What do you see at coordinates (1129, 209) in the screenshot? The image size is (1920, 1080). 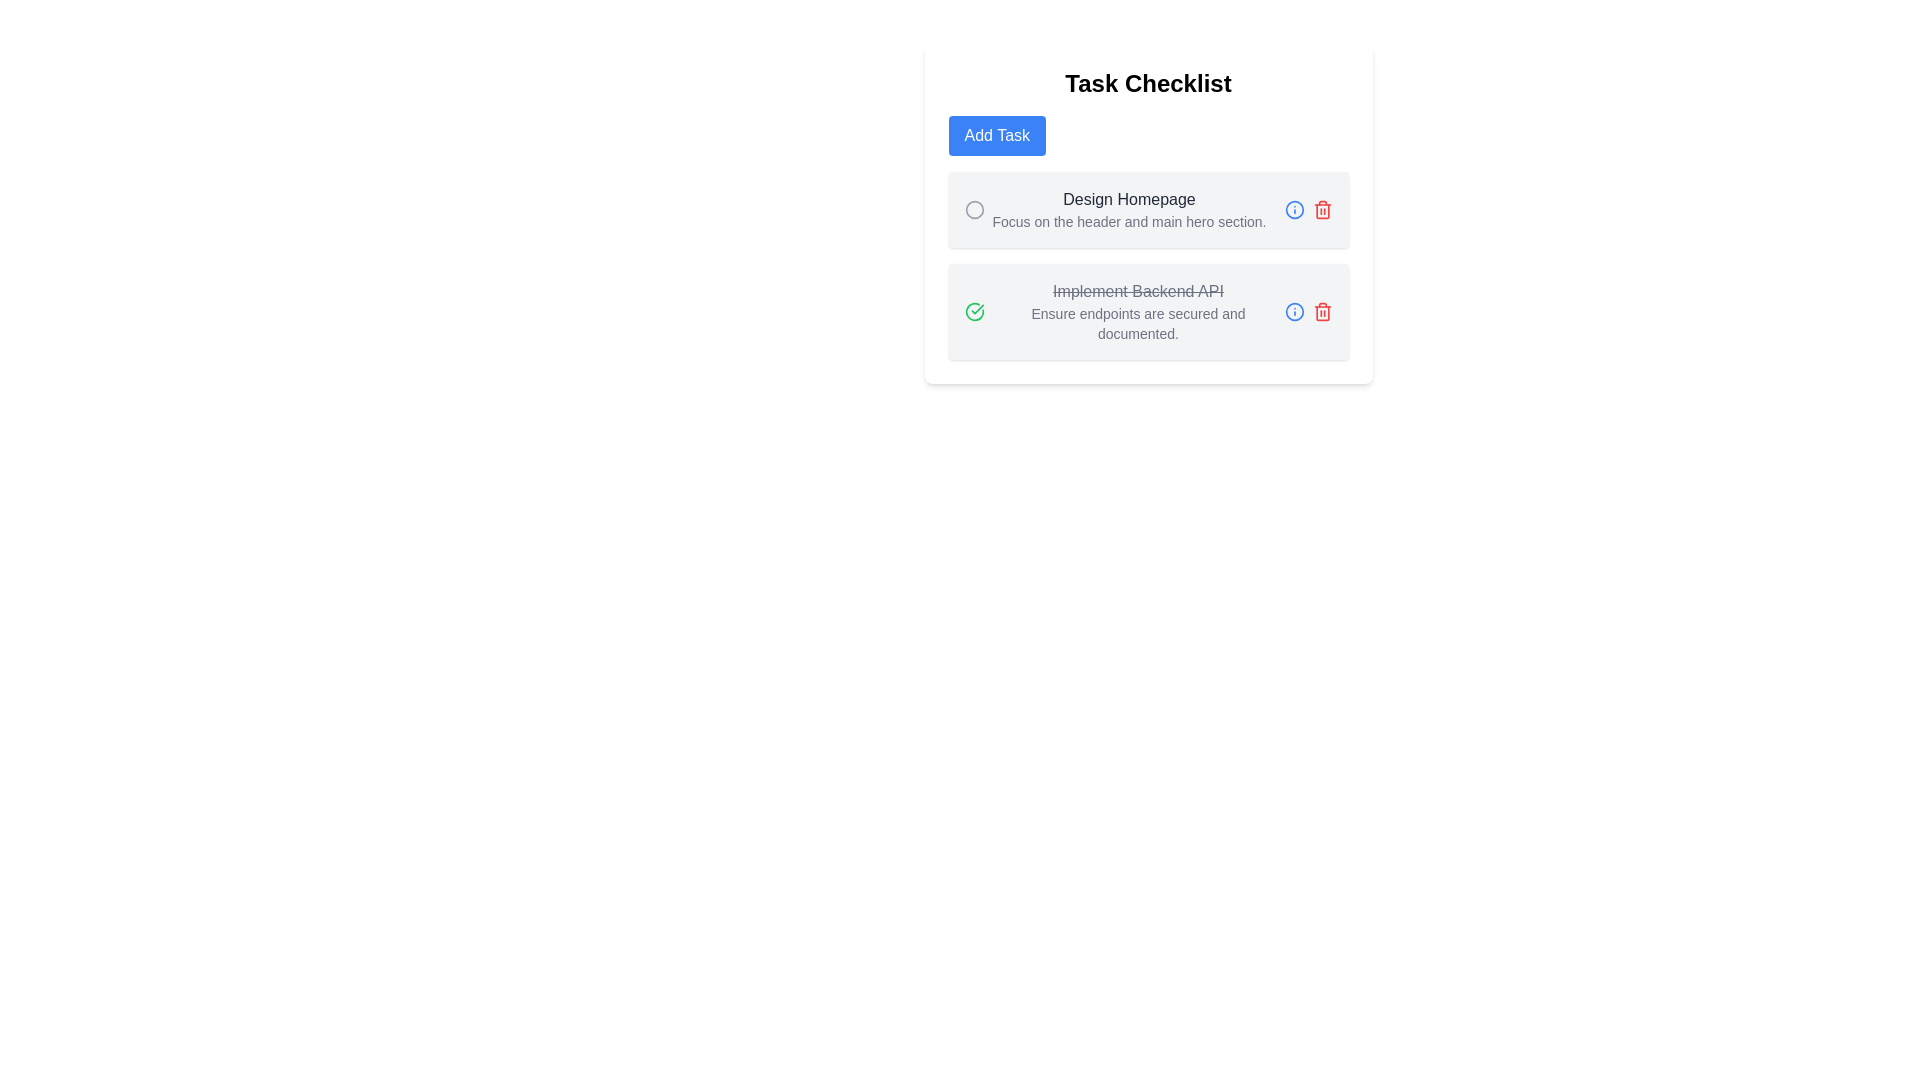 I see `the Text block with title and description located under the 'Task Checklist' heading, positioned directly below the 'Add Task' button` at bounding box center [1129, 209].